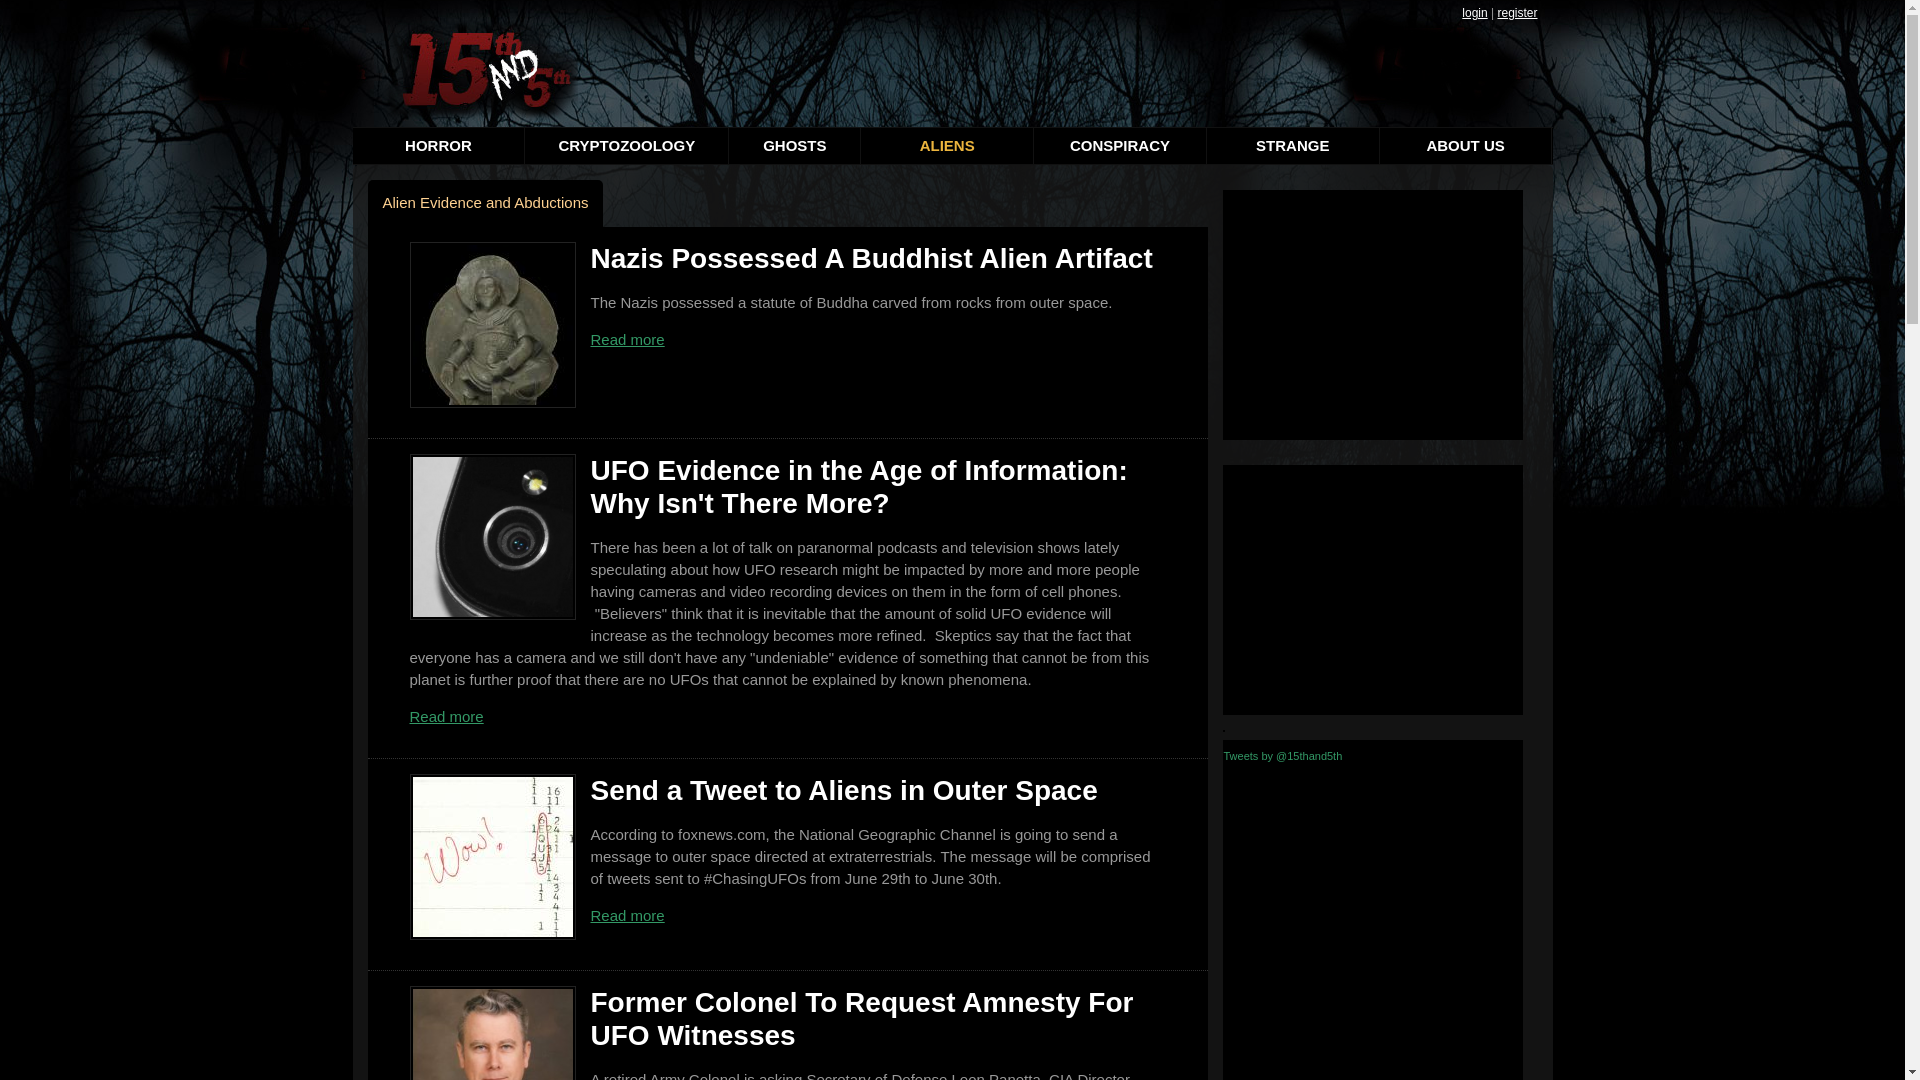 The height and width of the screenshot is (1080, 1920). I want to click on 'STRANGE', so click(1293, 145).